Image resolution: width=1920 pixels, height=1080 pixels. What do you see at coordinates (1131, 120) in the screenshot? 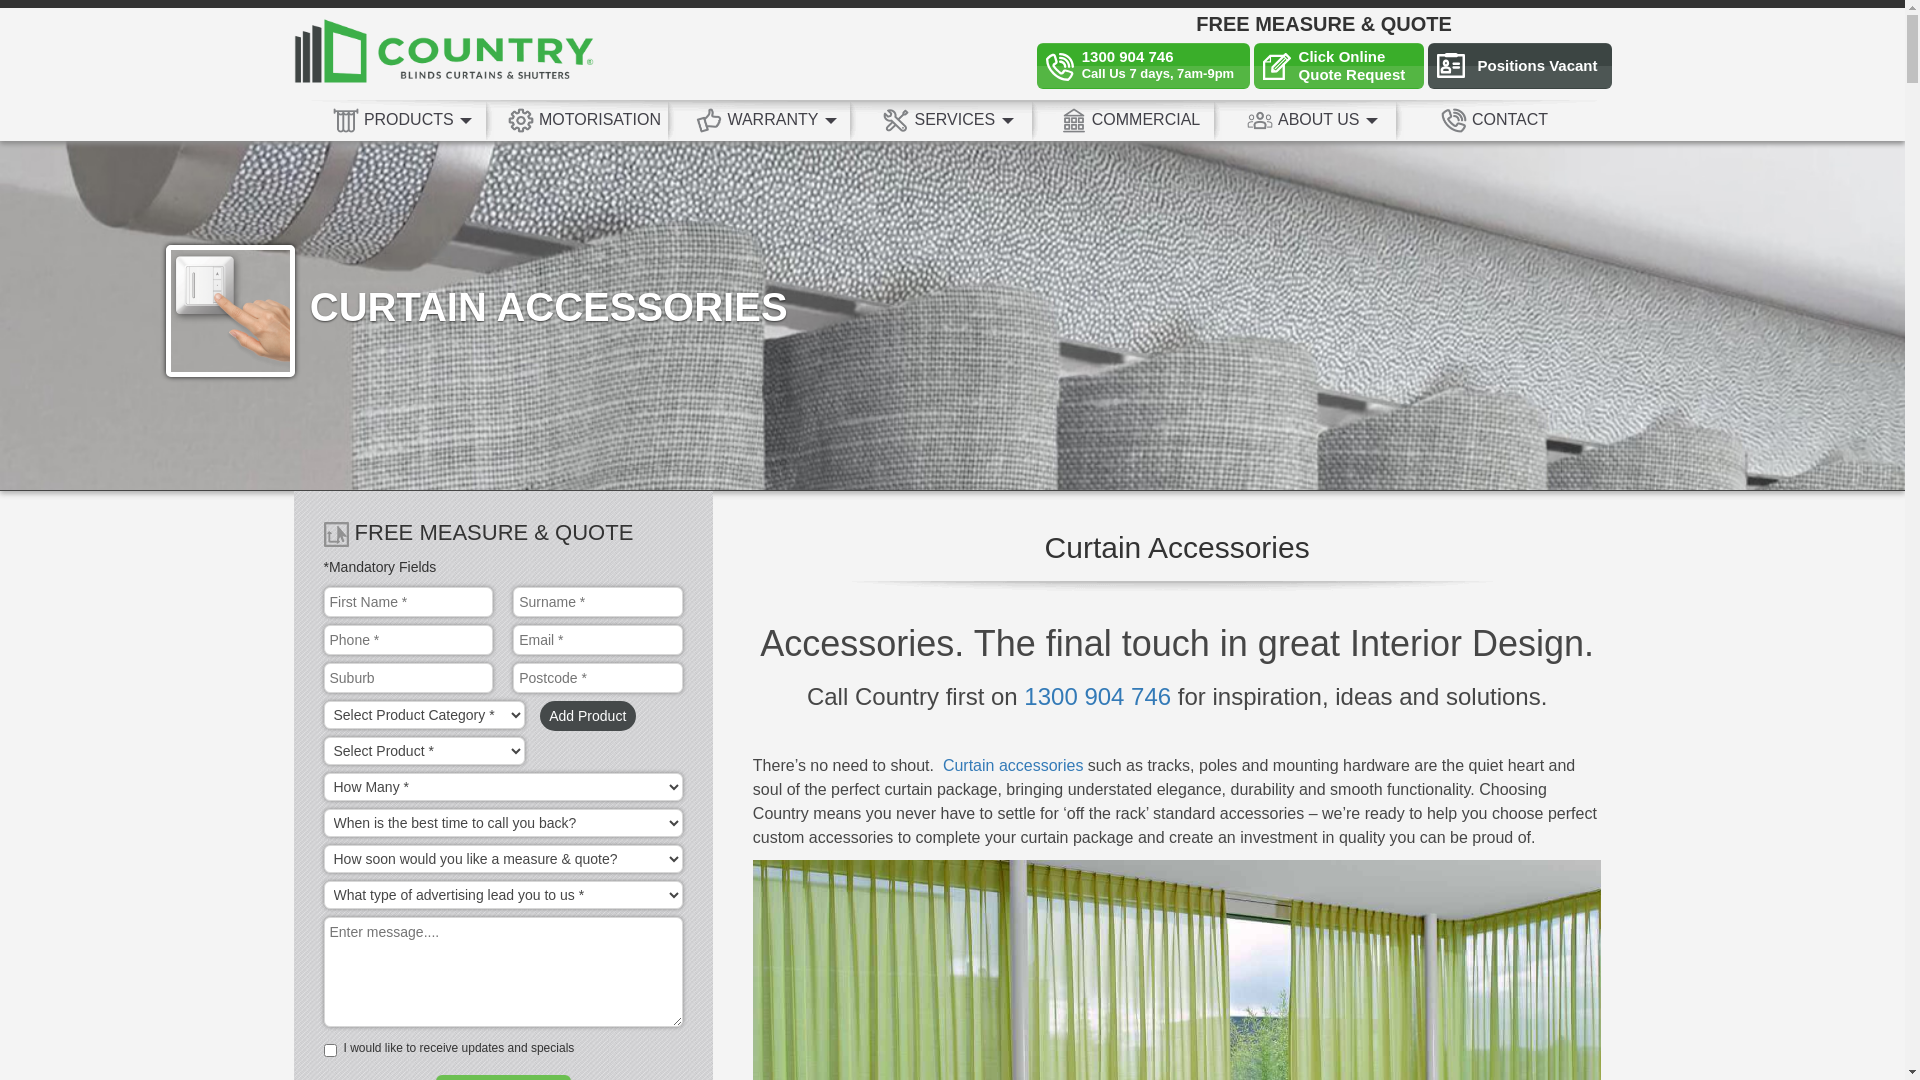
I see `'COMMERCIAL'` at bounding box center [1131, 120].